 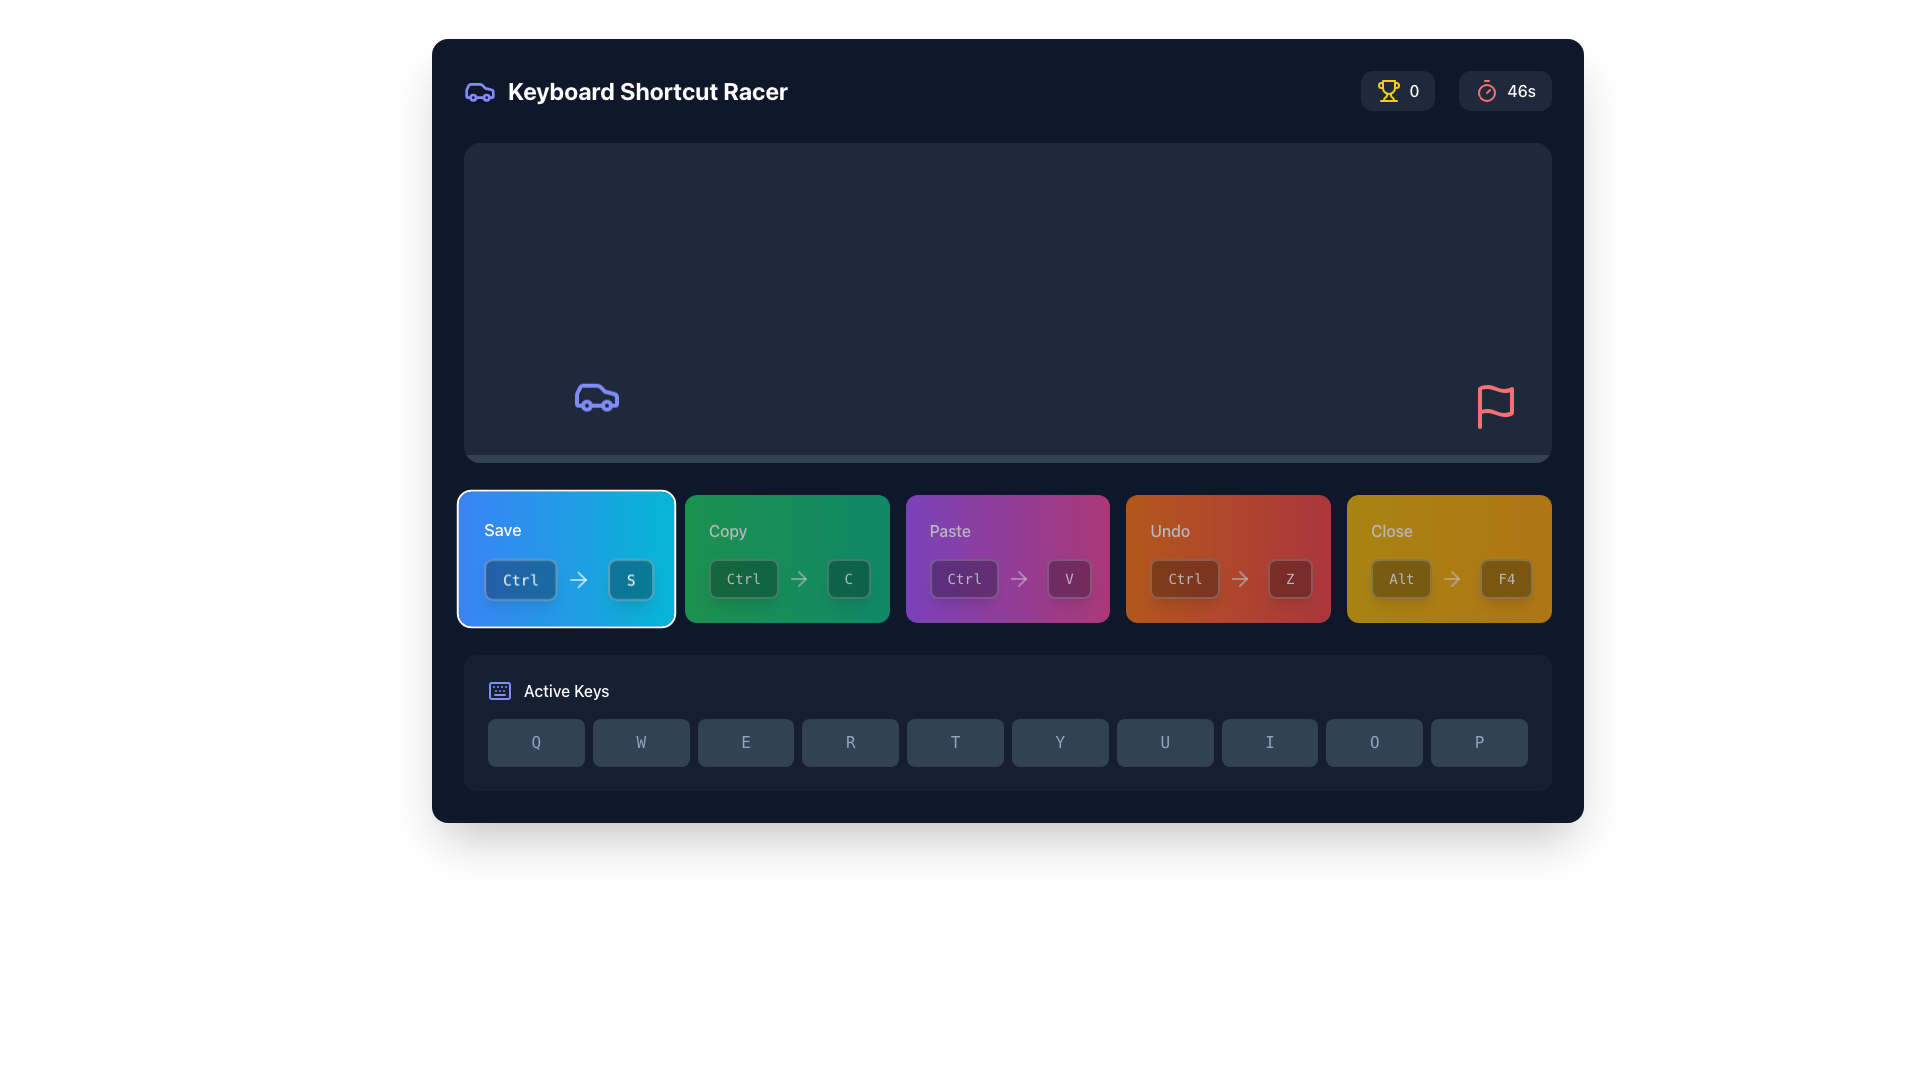 What do you see at coordinates (786, 559) in the screenshot?
I see `the informational card that represents the 'Copy' keyboard shortcut, which displays 'Ctrl + C' and is located between the 'Save' card and the 'Paste' card in a horizontal row` at bounding box center [786, 559].